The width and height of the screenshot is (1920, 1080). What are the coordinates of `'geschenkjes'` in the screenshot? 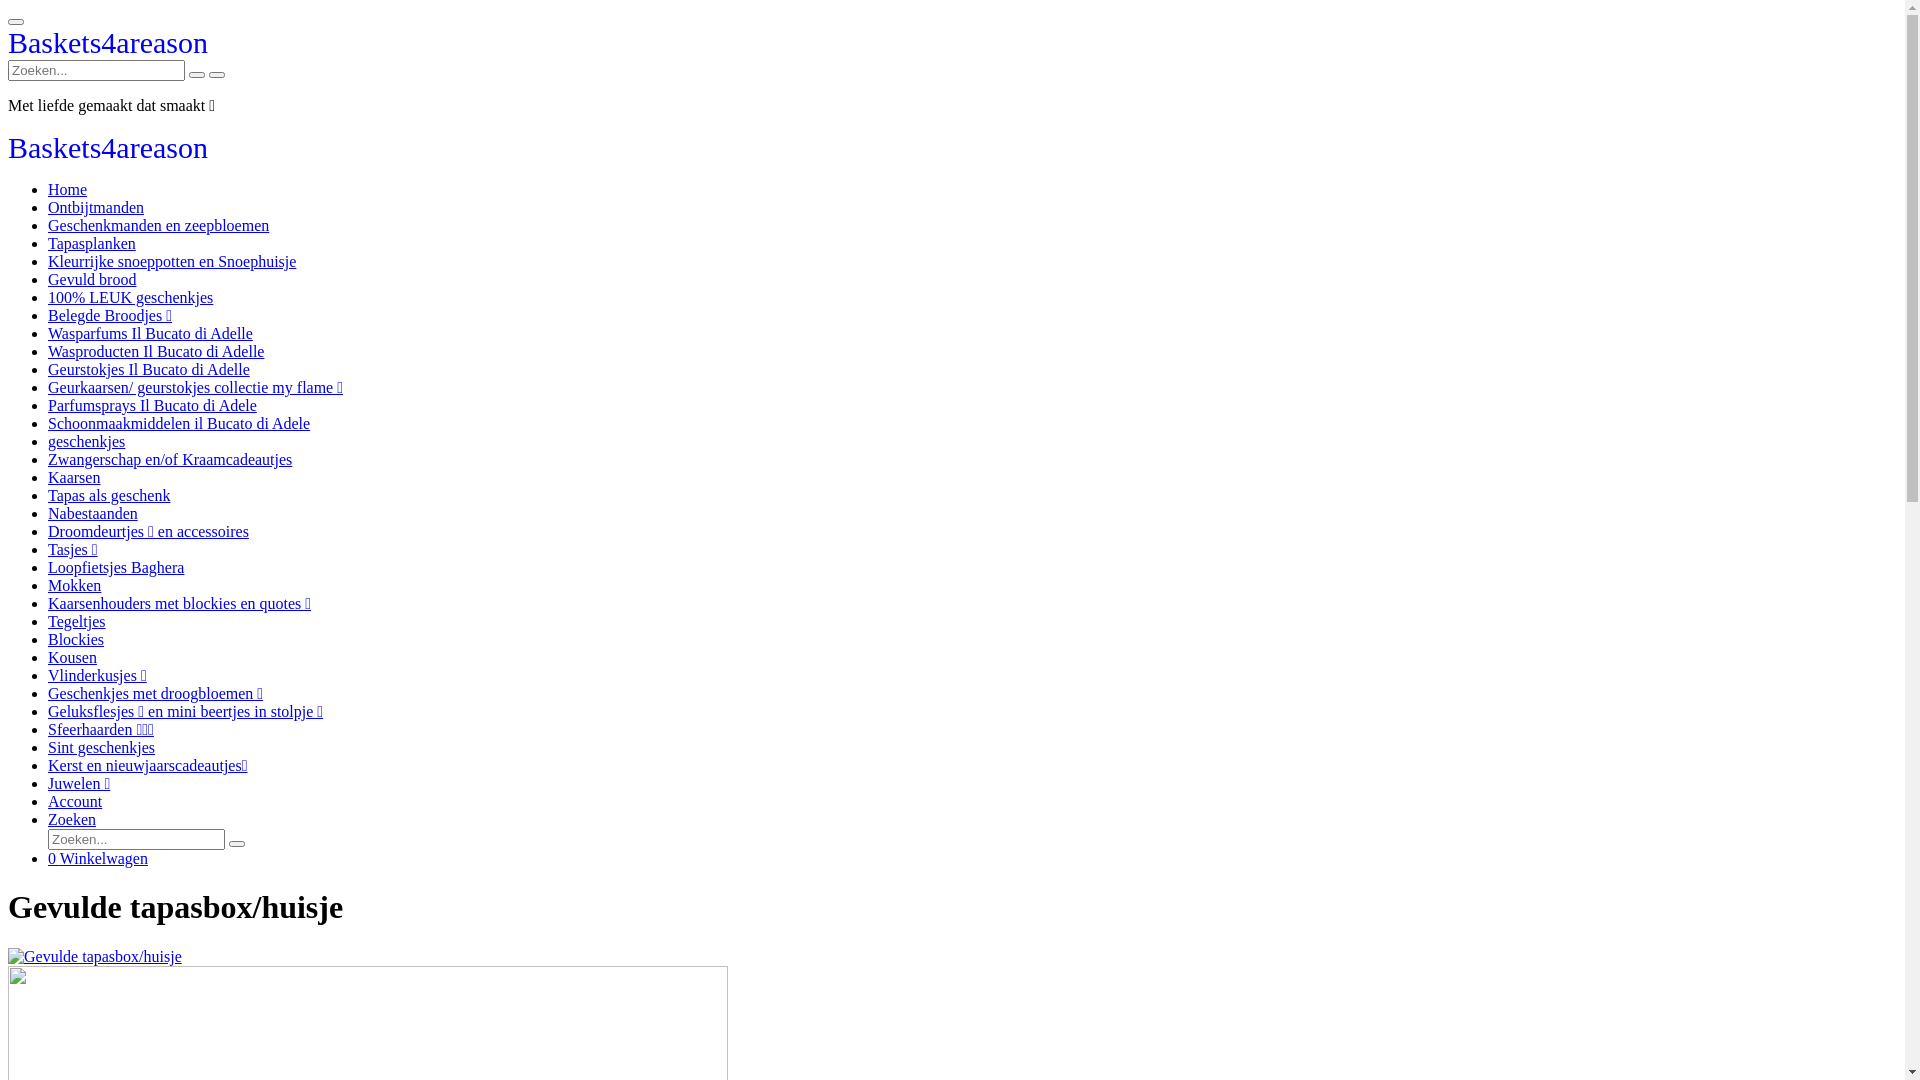 It's located at (85, 440).